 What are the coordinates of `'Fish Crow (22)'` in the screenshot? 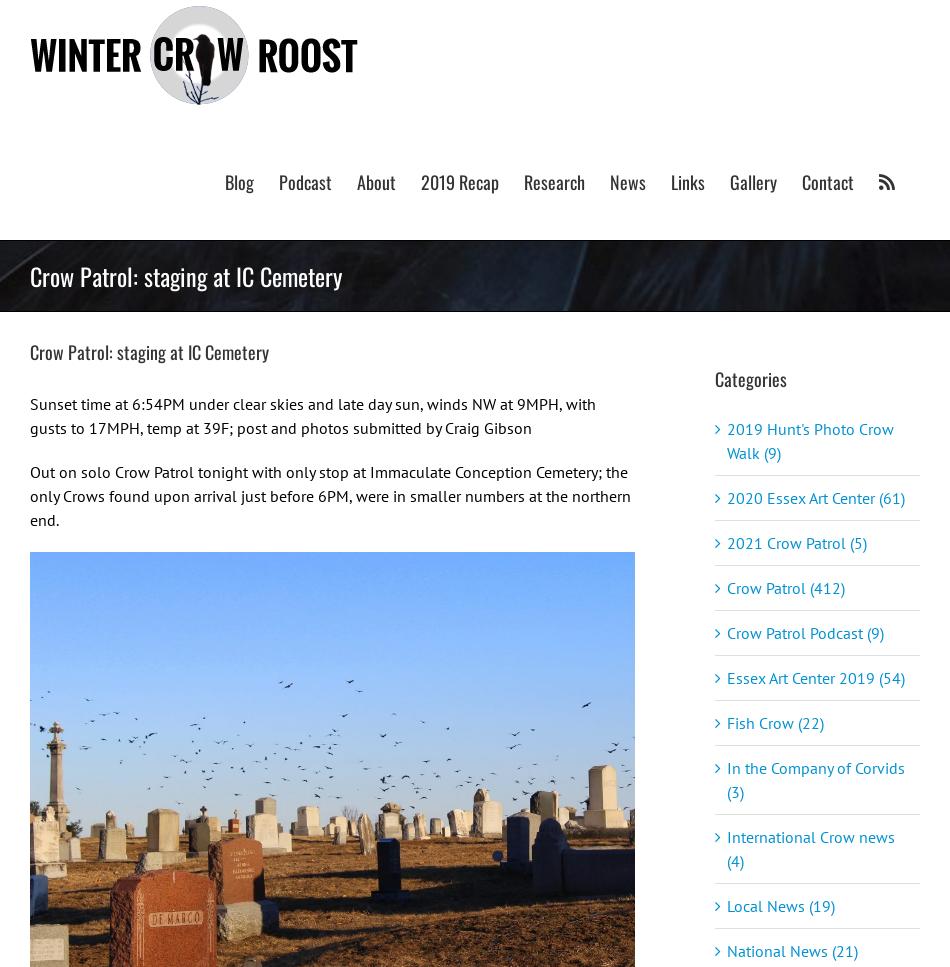 It's located at (774, 720).